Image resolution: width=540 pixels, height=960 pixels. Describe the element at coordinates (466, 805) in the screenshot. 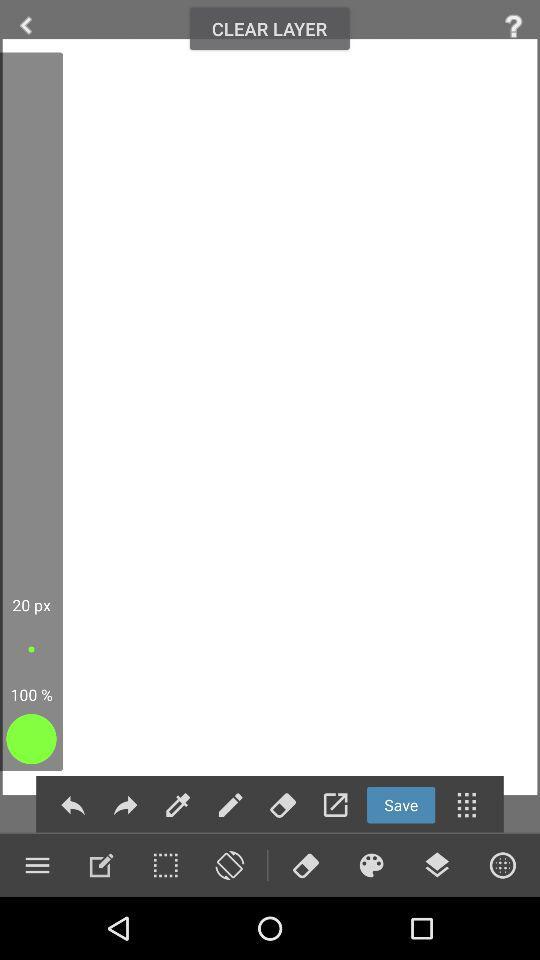

I see `the dialpad icon` at that location.